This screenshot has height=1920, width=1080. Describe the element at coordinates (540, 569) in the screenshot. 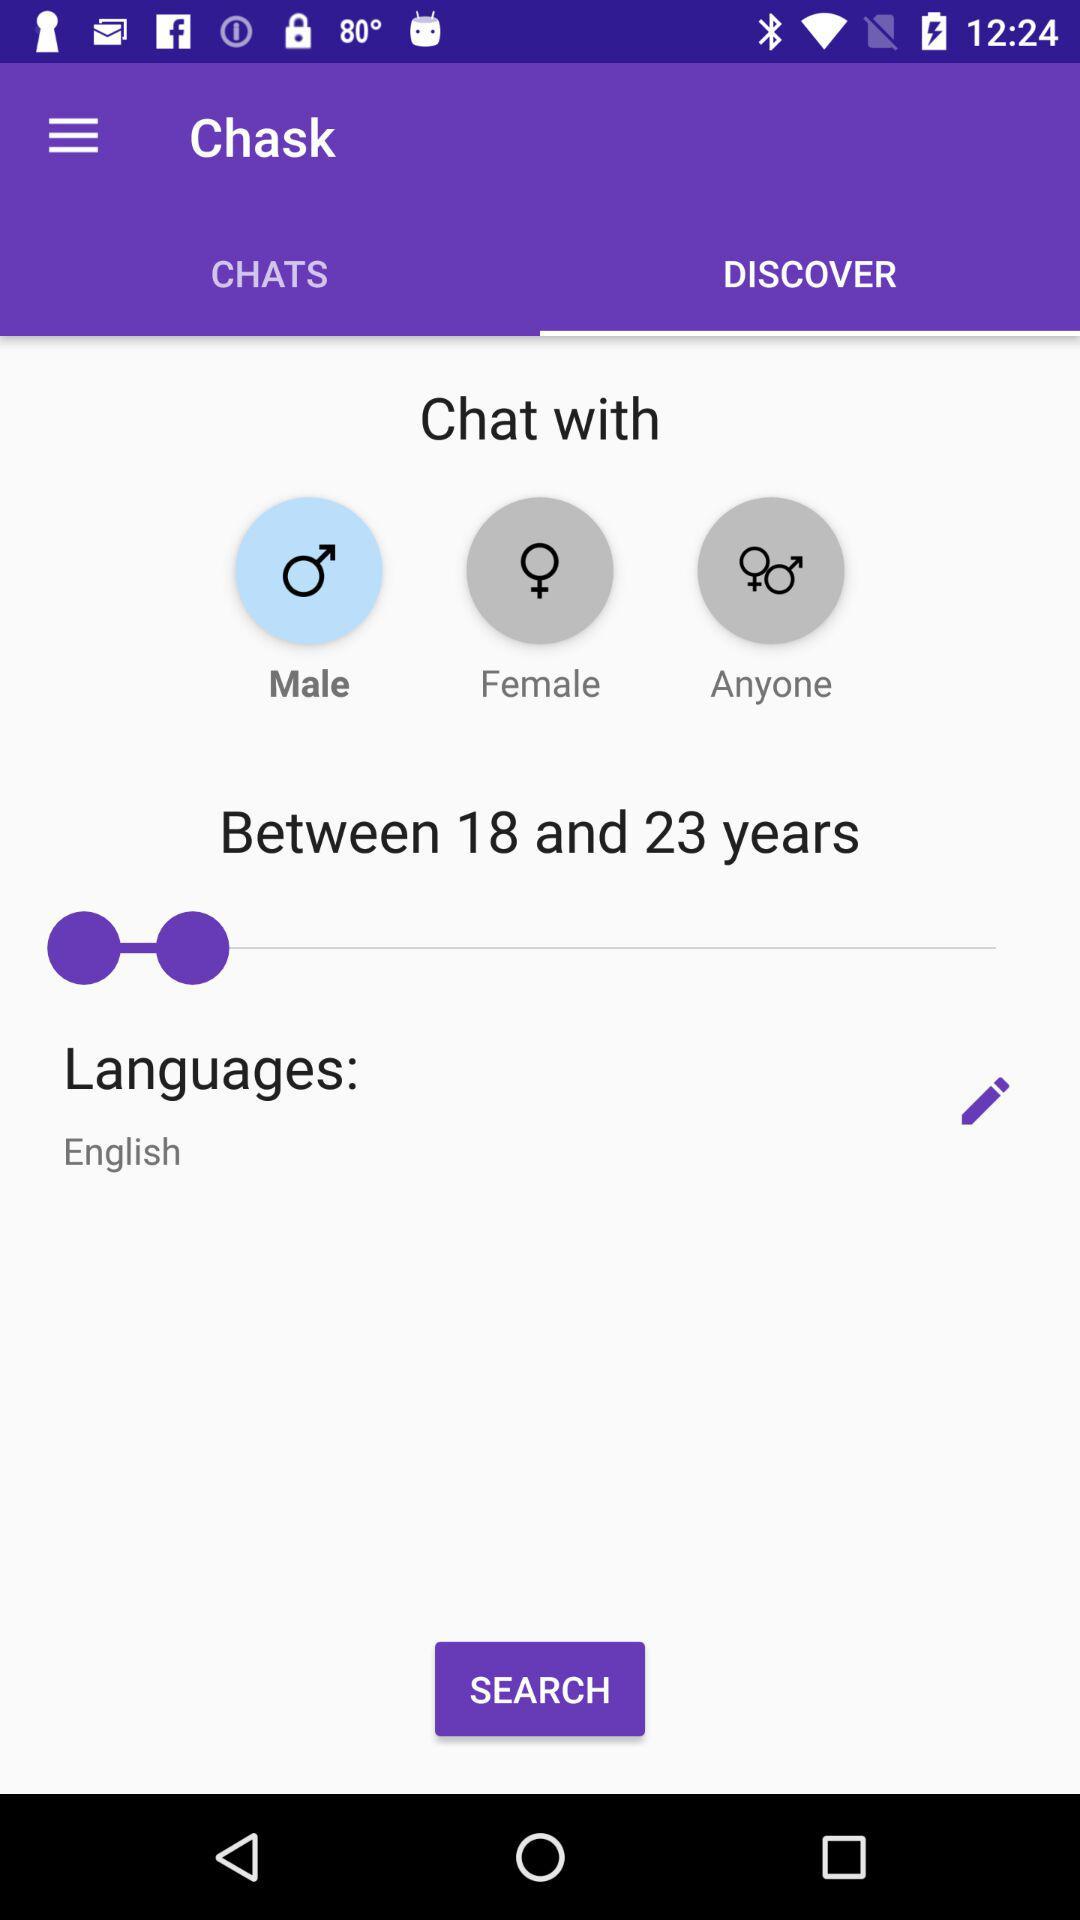

I see `the location icon` at that location.